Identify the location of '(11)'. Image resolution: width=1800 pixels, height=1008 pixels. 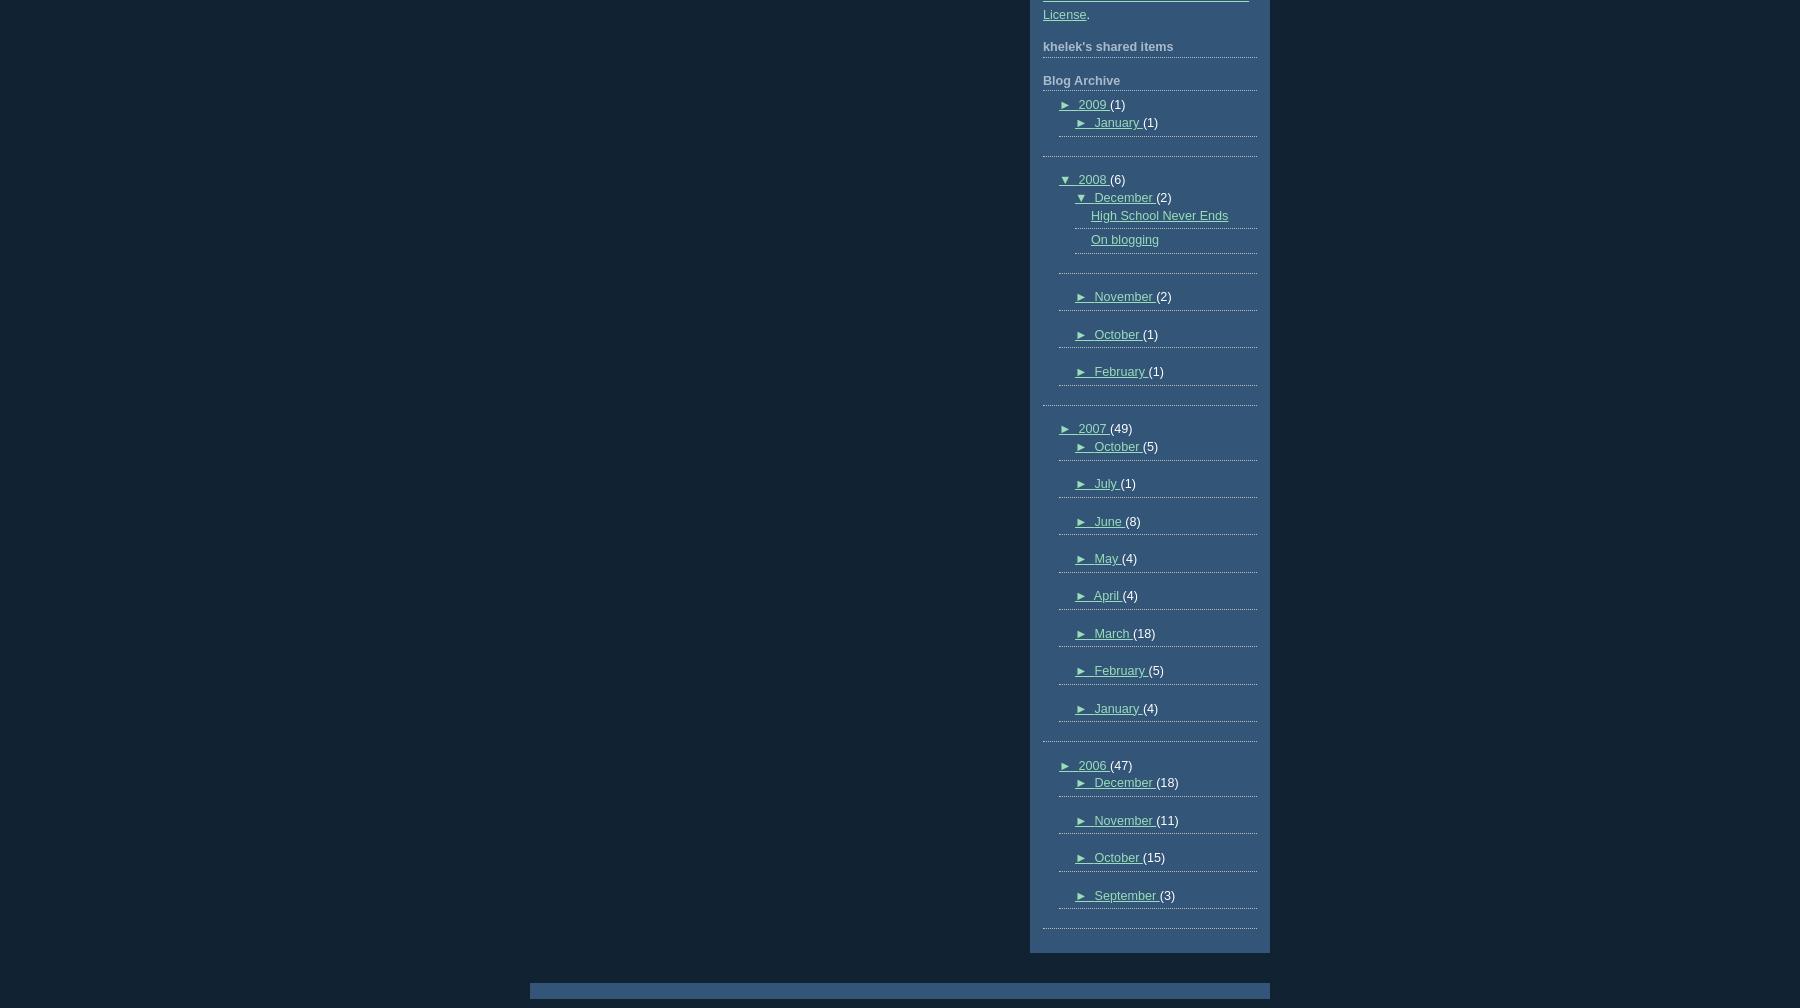
(1165, 820).